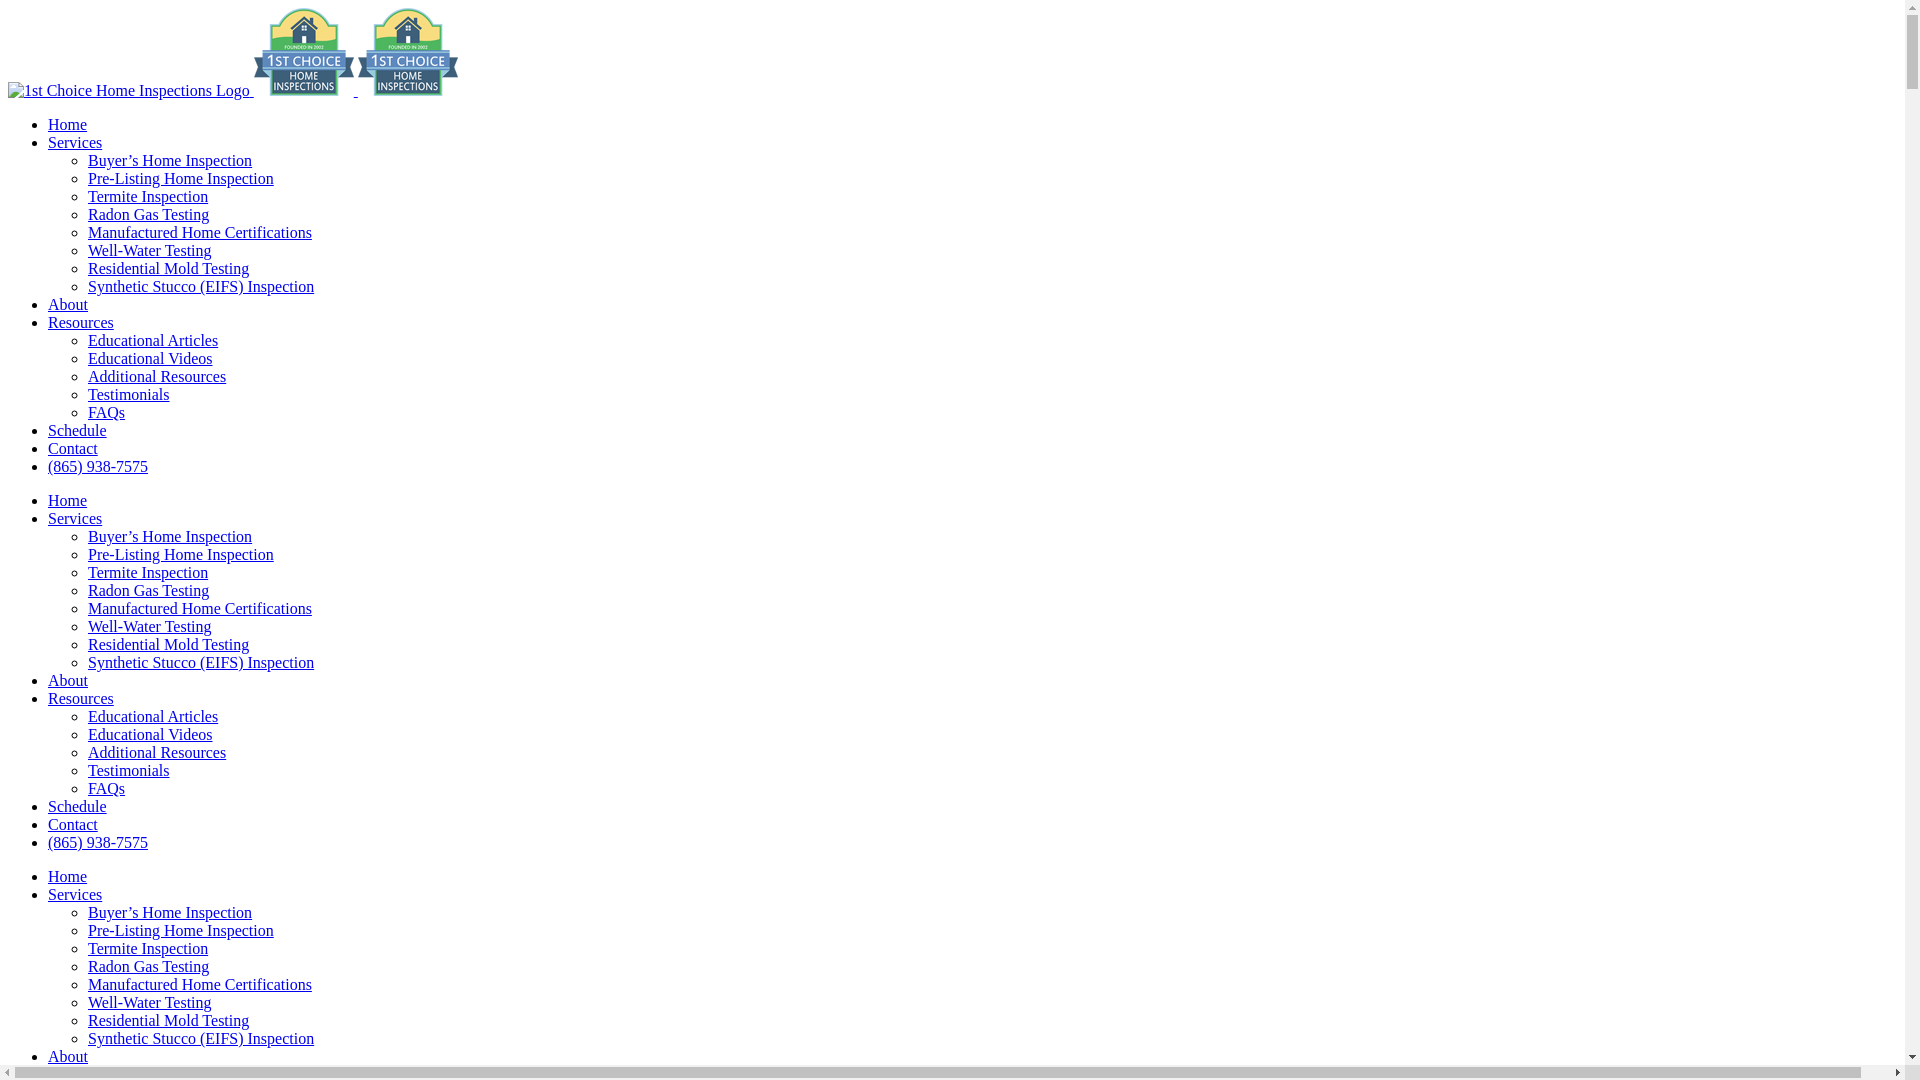 The height and width of the screenshot is (1080, 1920). What do you see at coordinates (128, 394) in the screenshot?
I see `'Testimonials'` at bounding box center [128, 394].